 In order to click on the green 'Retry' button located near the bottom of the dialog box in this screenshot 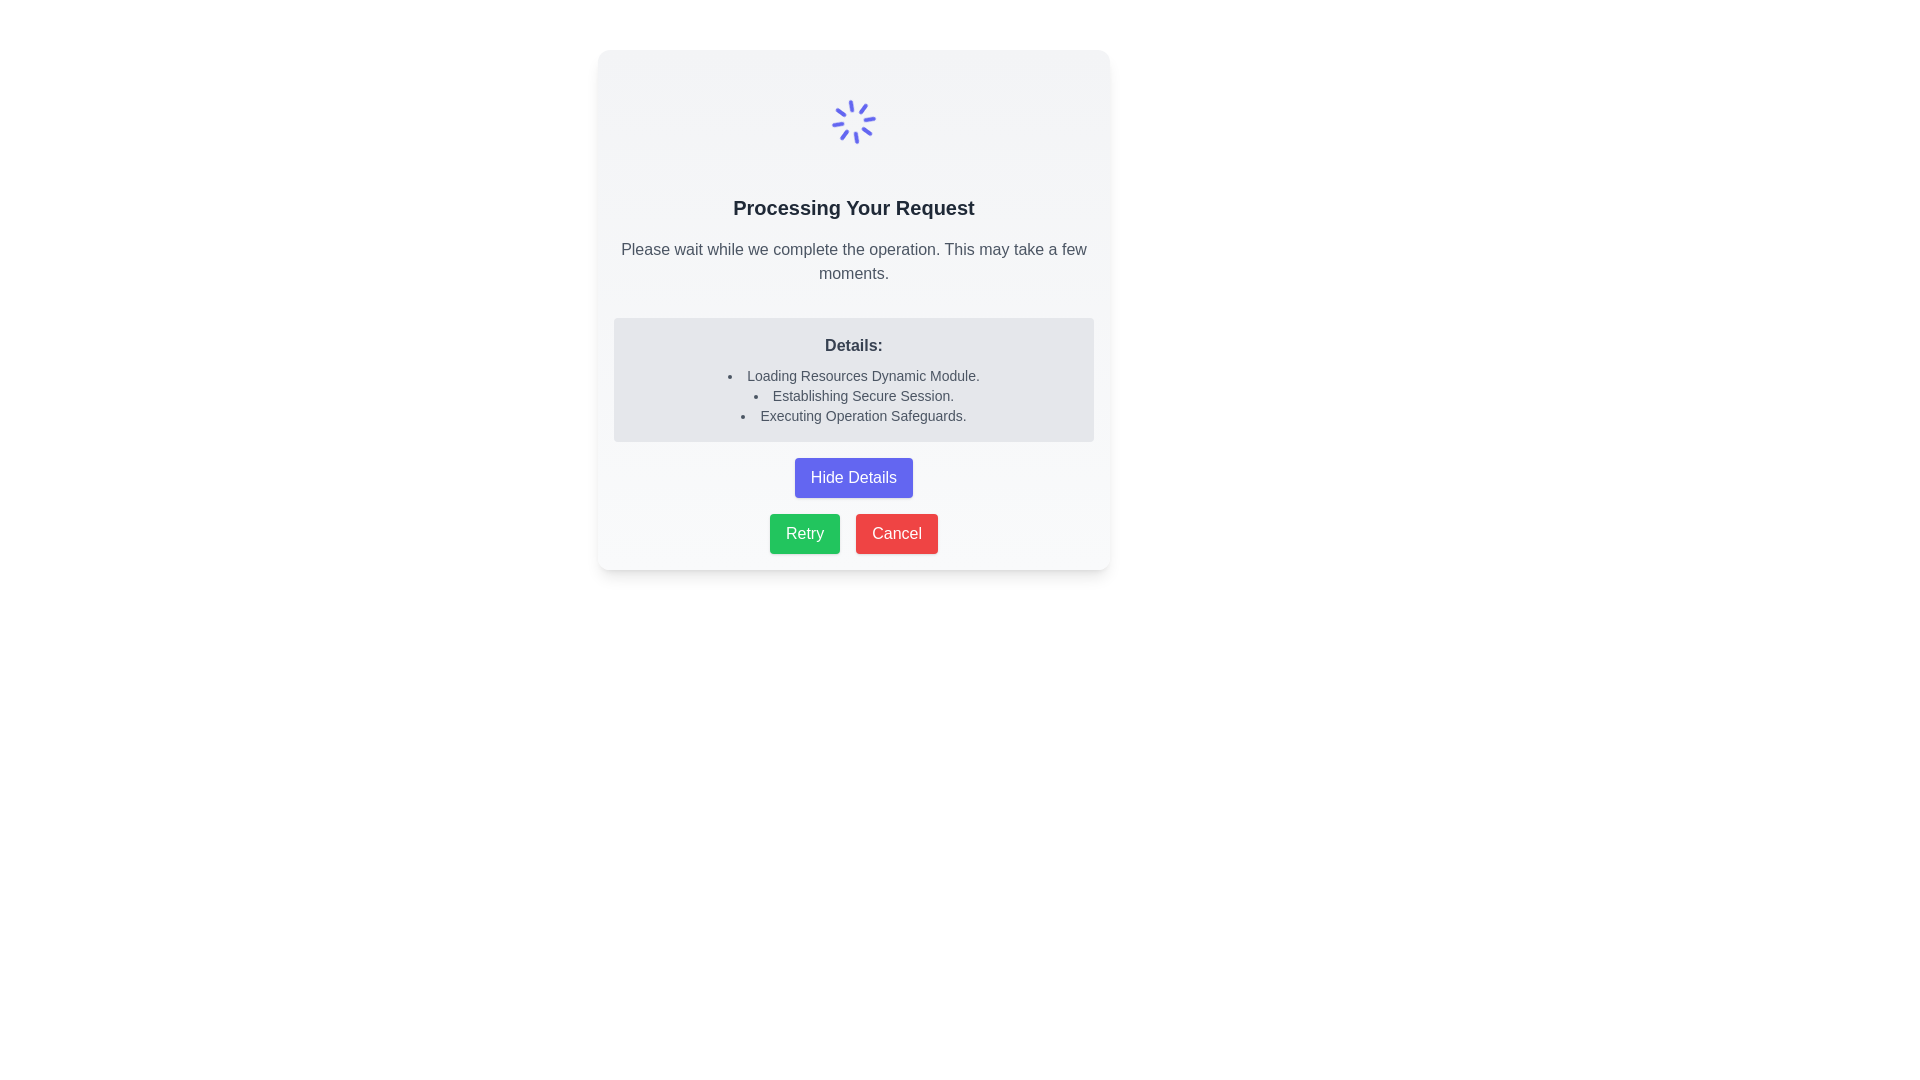, I will do `click(805, 532)`.